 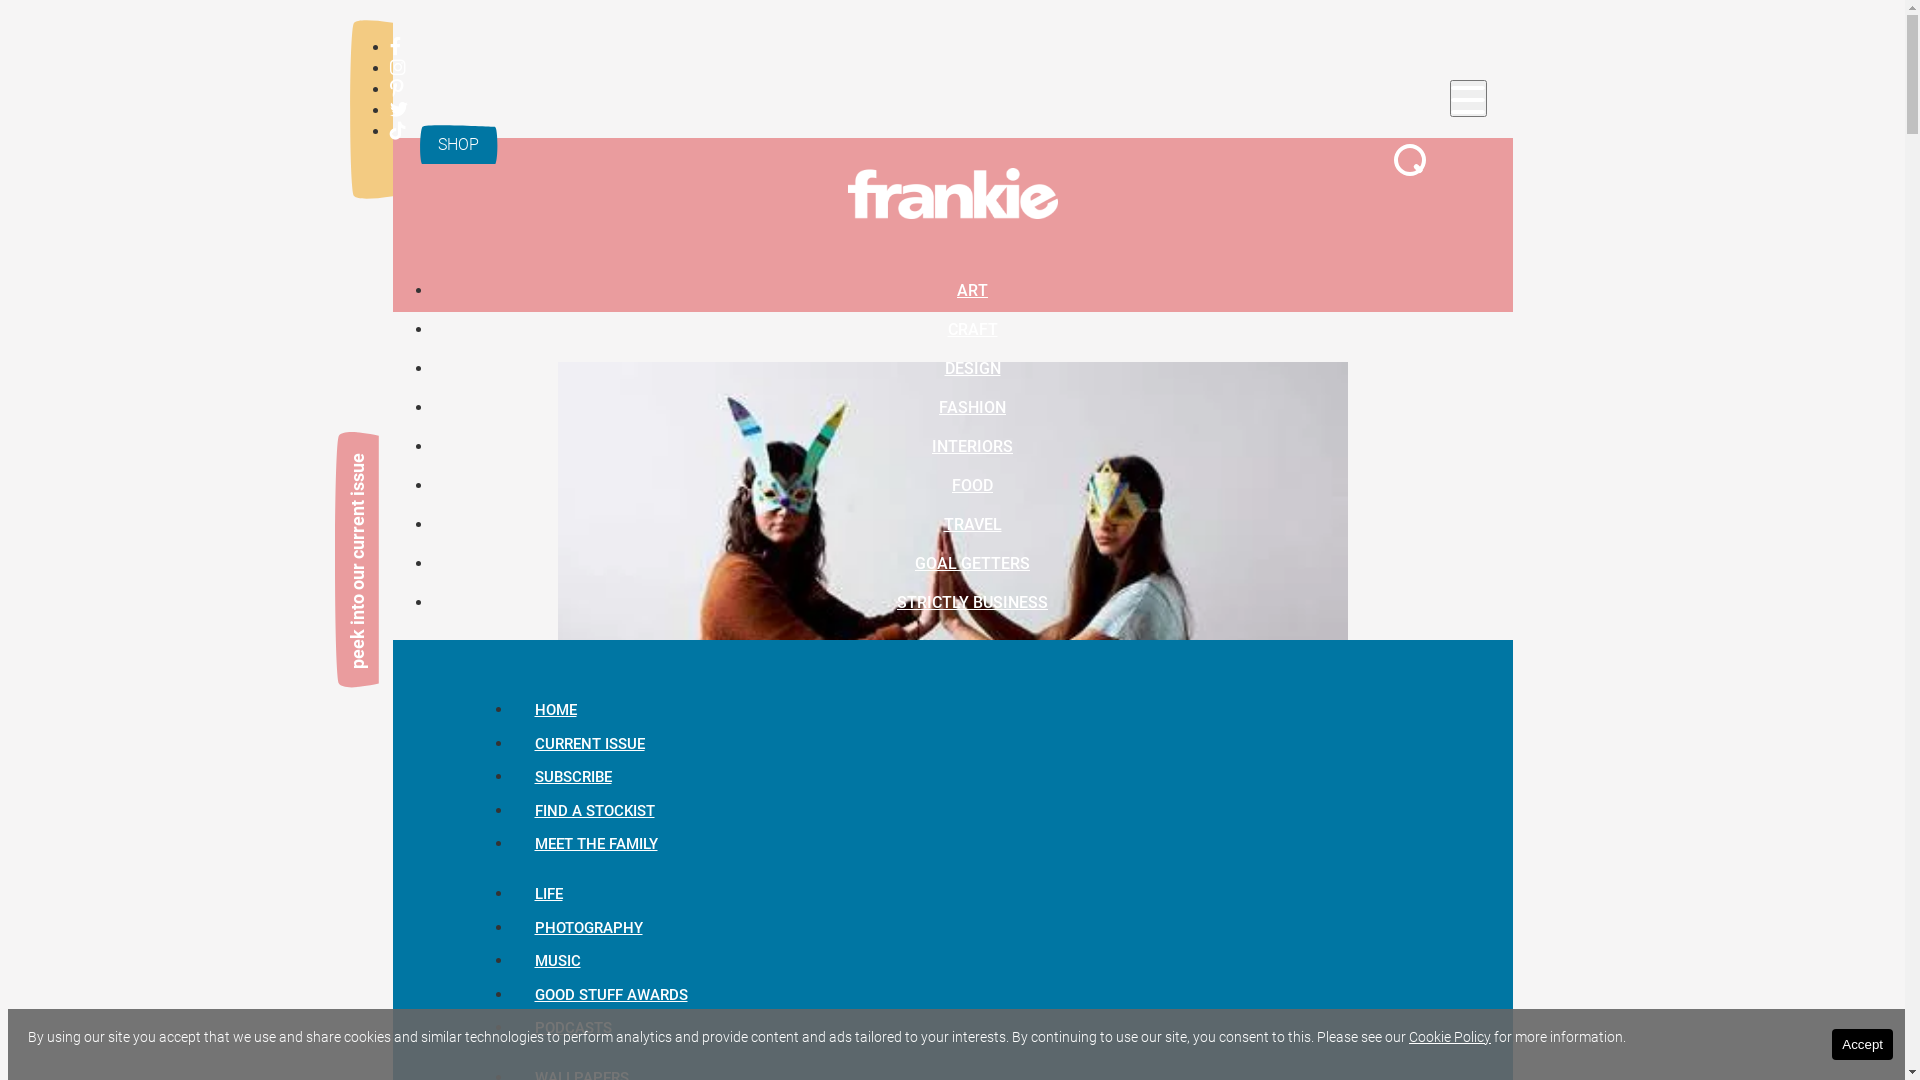 What do you see at coordinates (593, 810) in the screenshot?
I see `'FIND A STOCKIST'` at bounding box center [593, 810].